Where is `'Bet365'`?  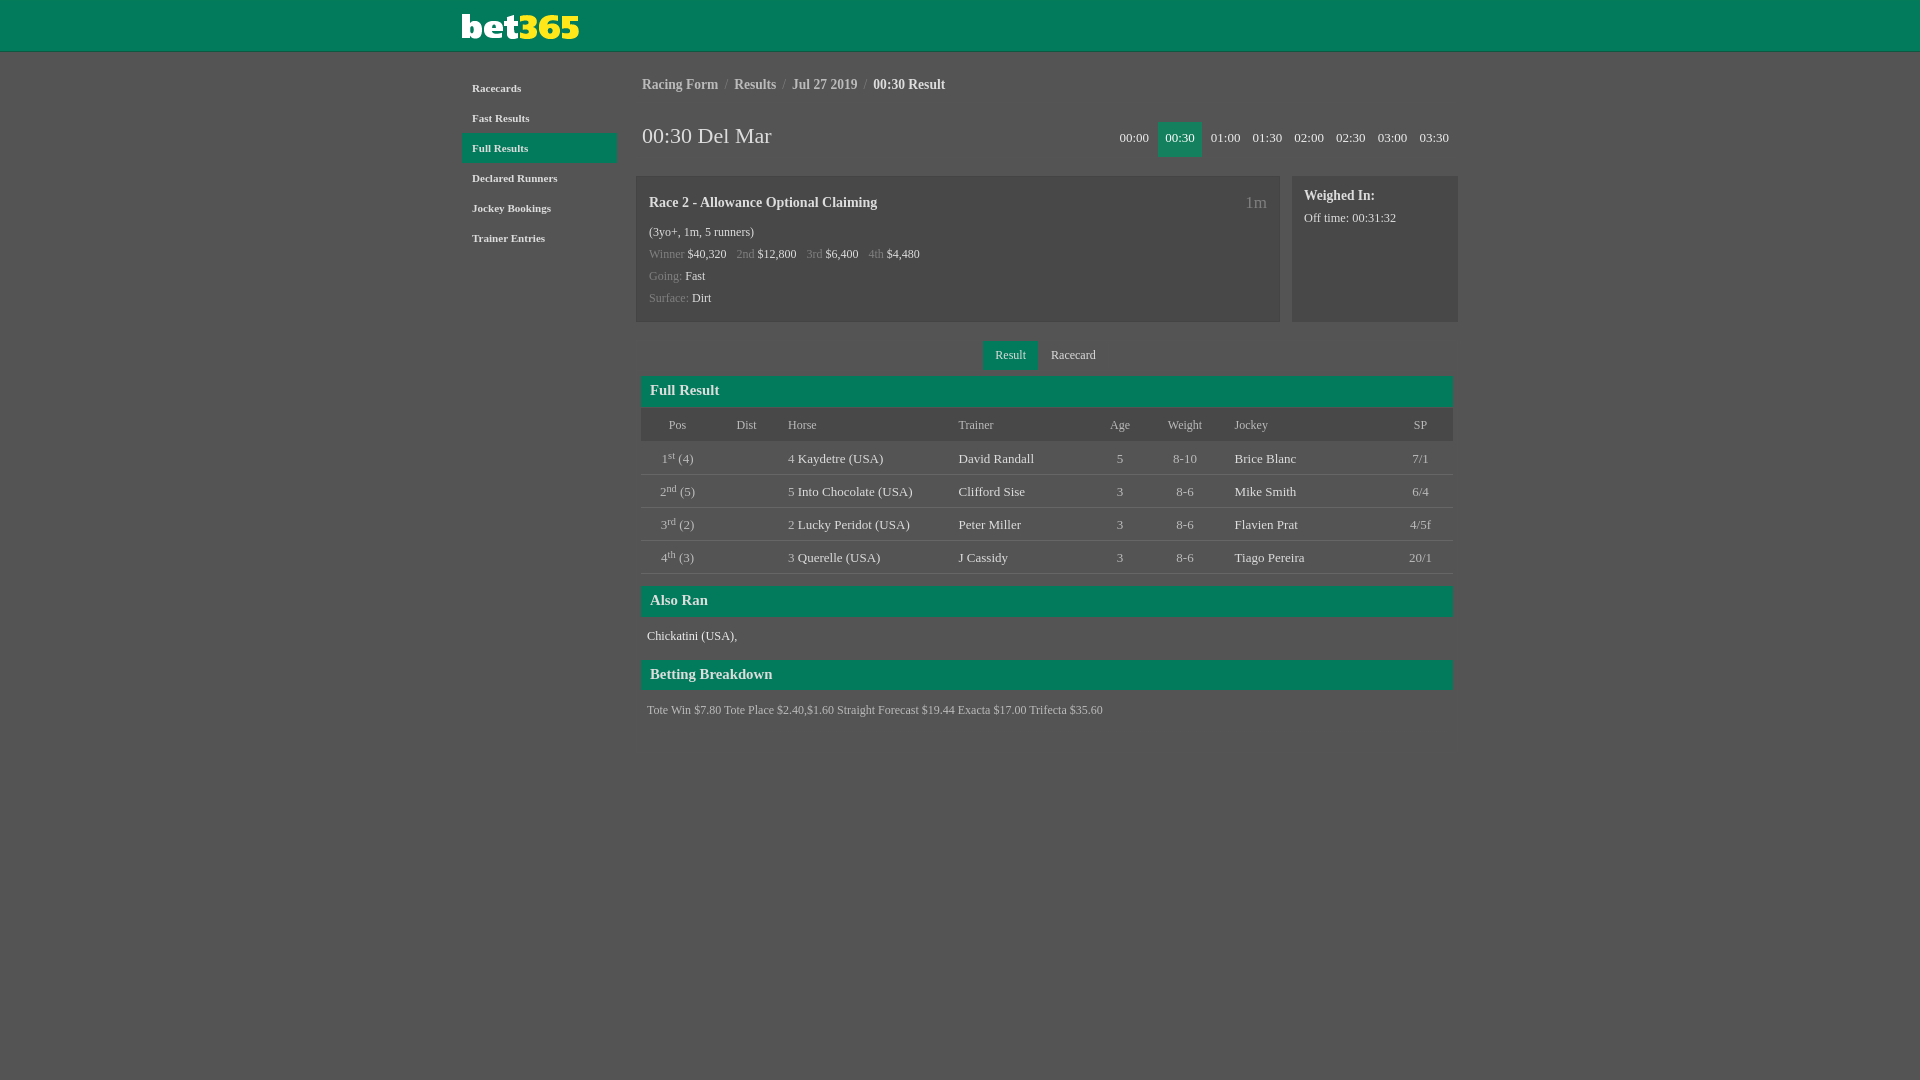
'Bet365' is located at coordinates (460, 26).